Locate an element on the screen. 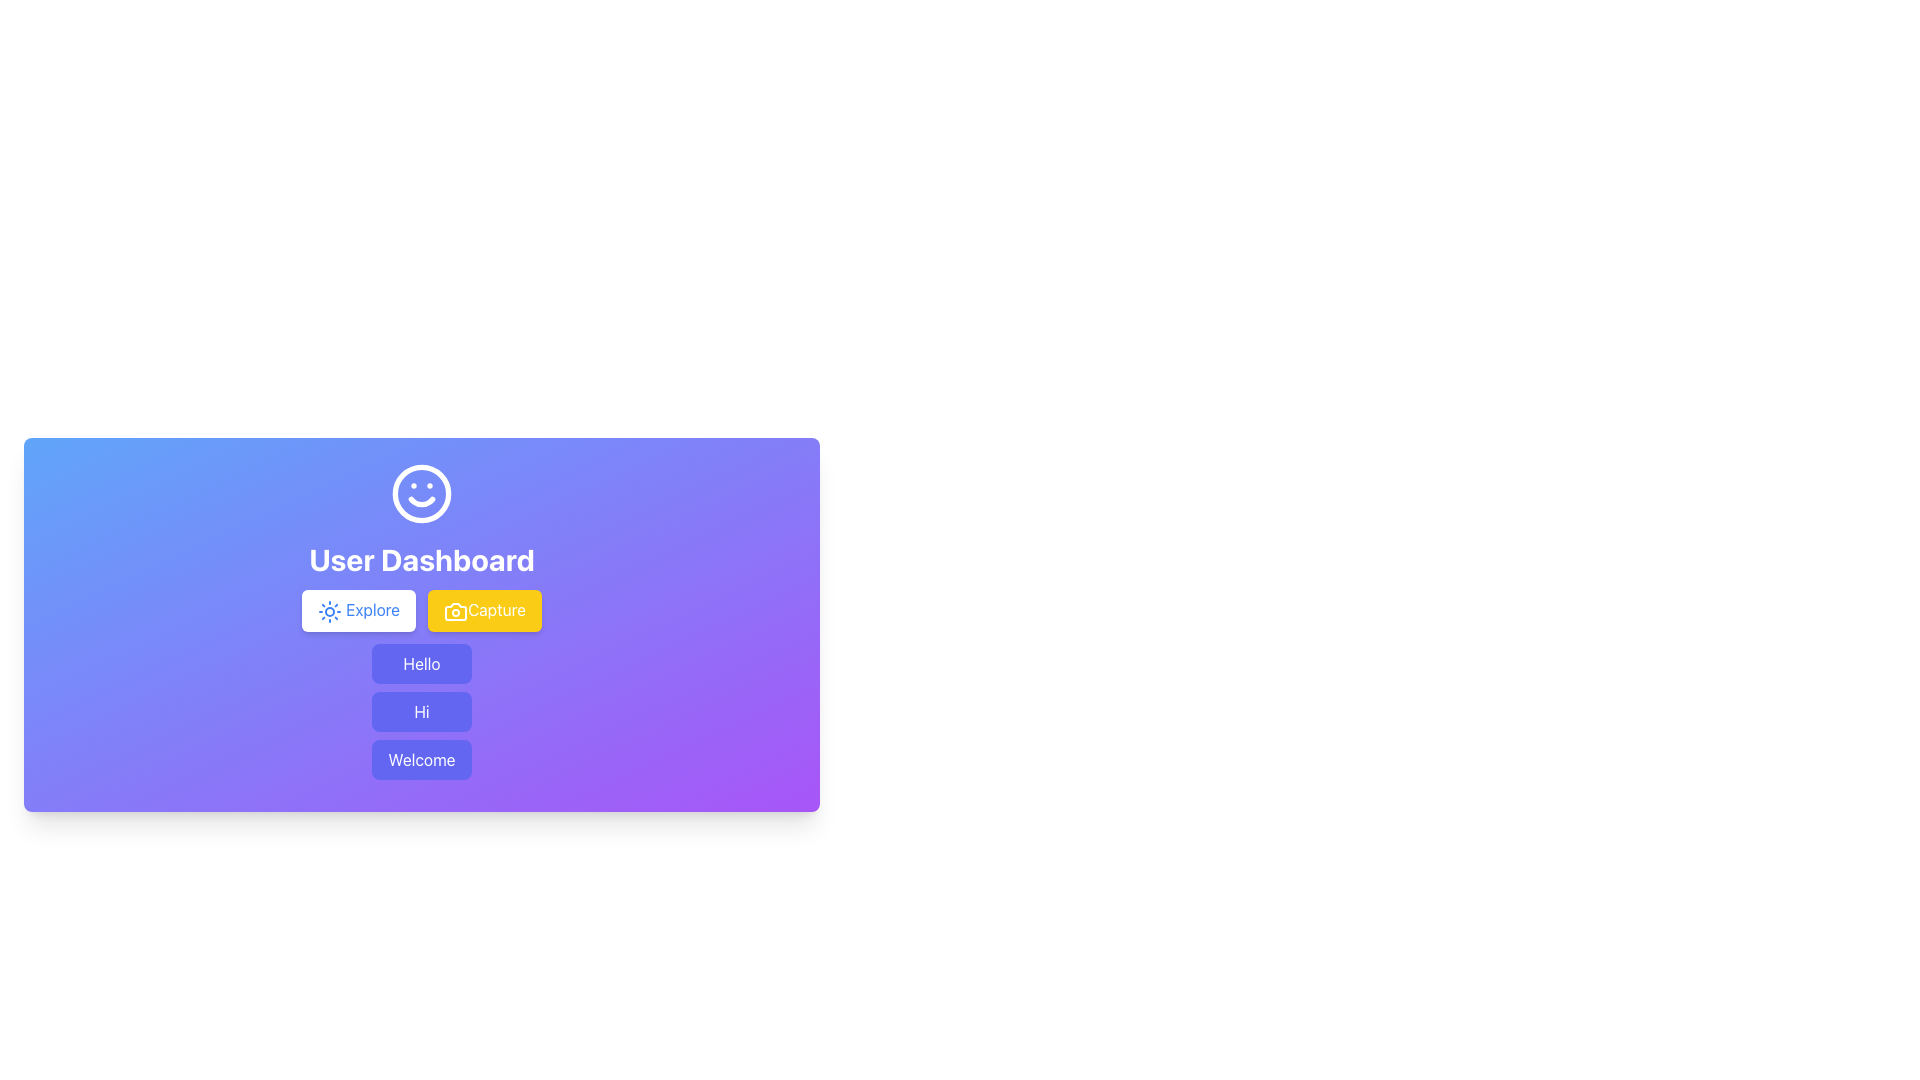 The image size is (1920, 1080). the button labeled 'Hi', which is the second button in a vertical stack beneath the 'User Dashboard' heading, positioned between the 'Hello' and 'Welcome' buttons is located at coordinates (421, 710).